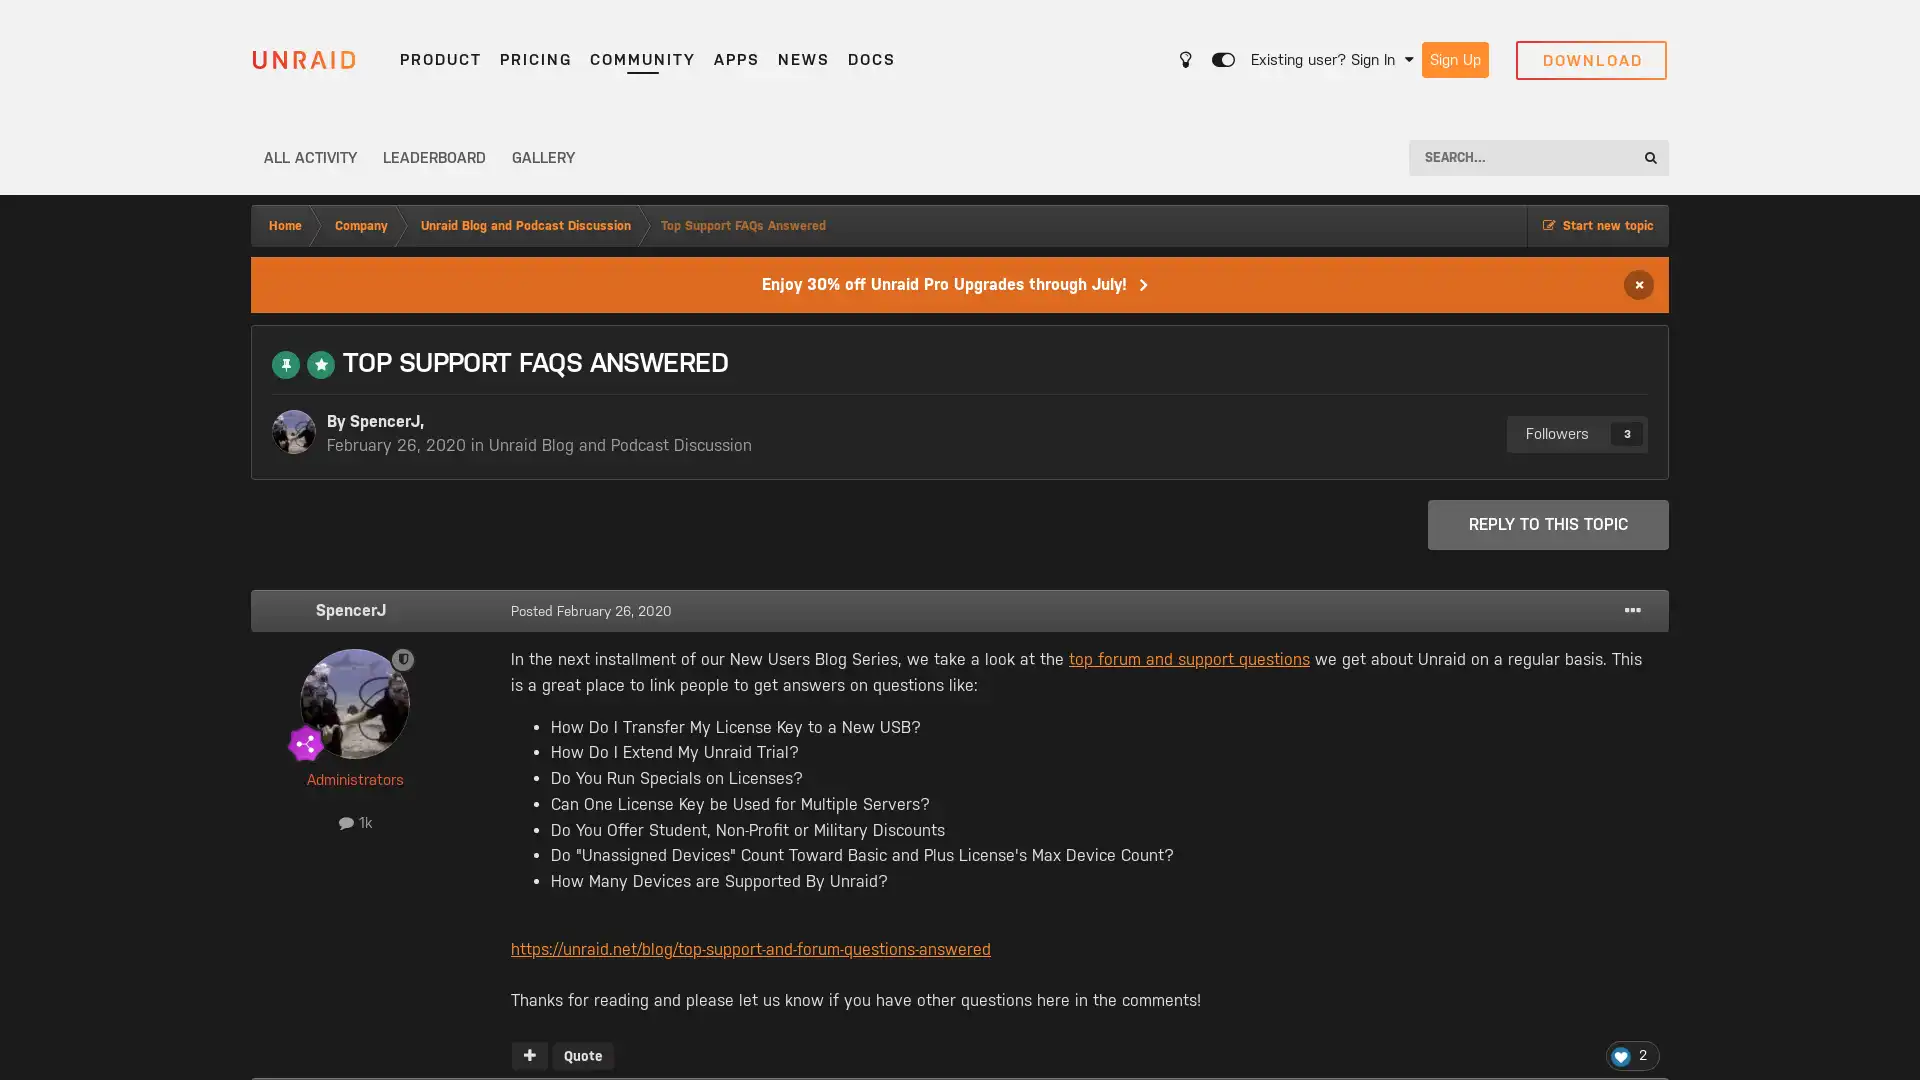 The image size is (1920, 1080). I want to click on Search, so click(1651, 156).